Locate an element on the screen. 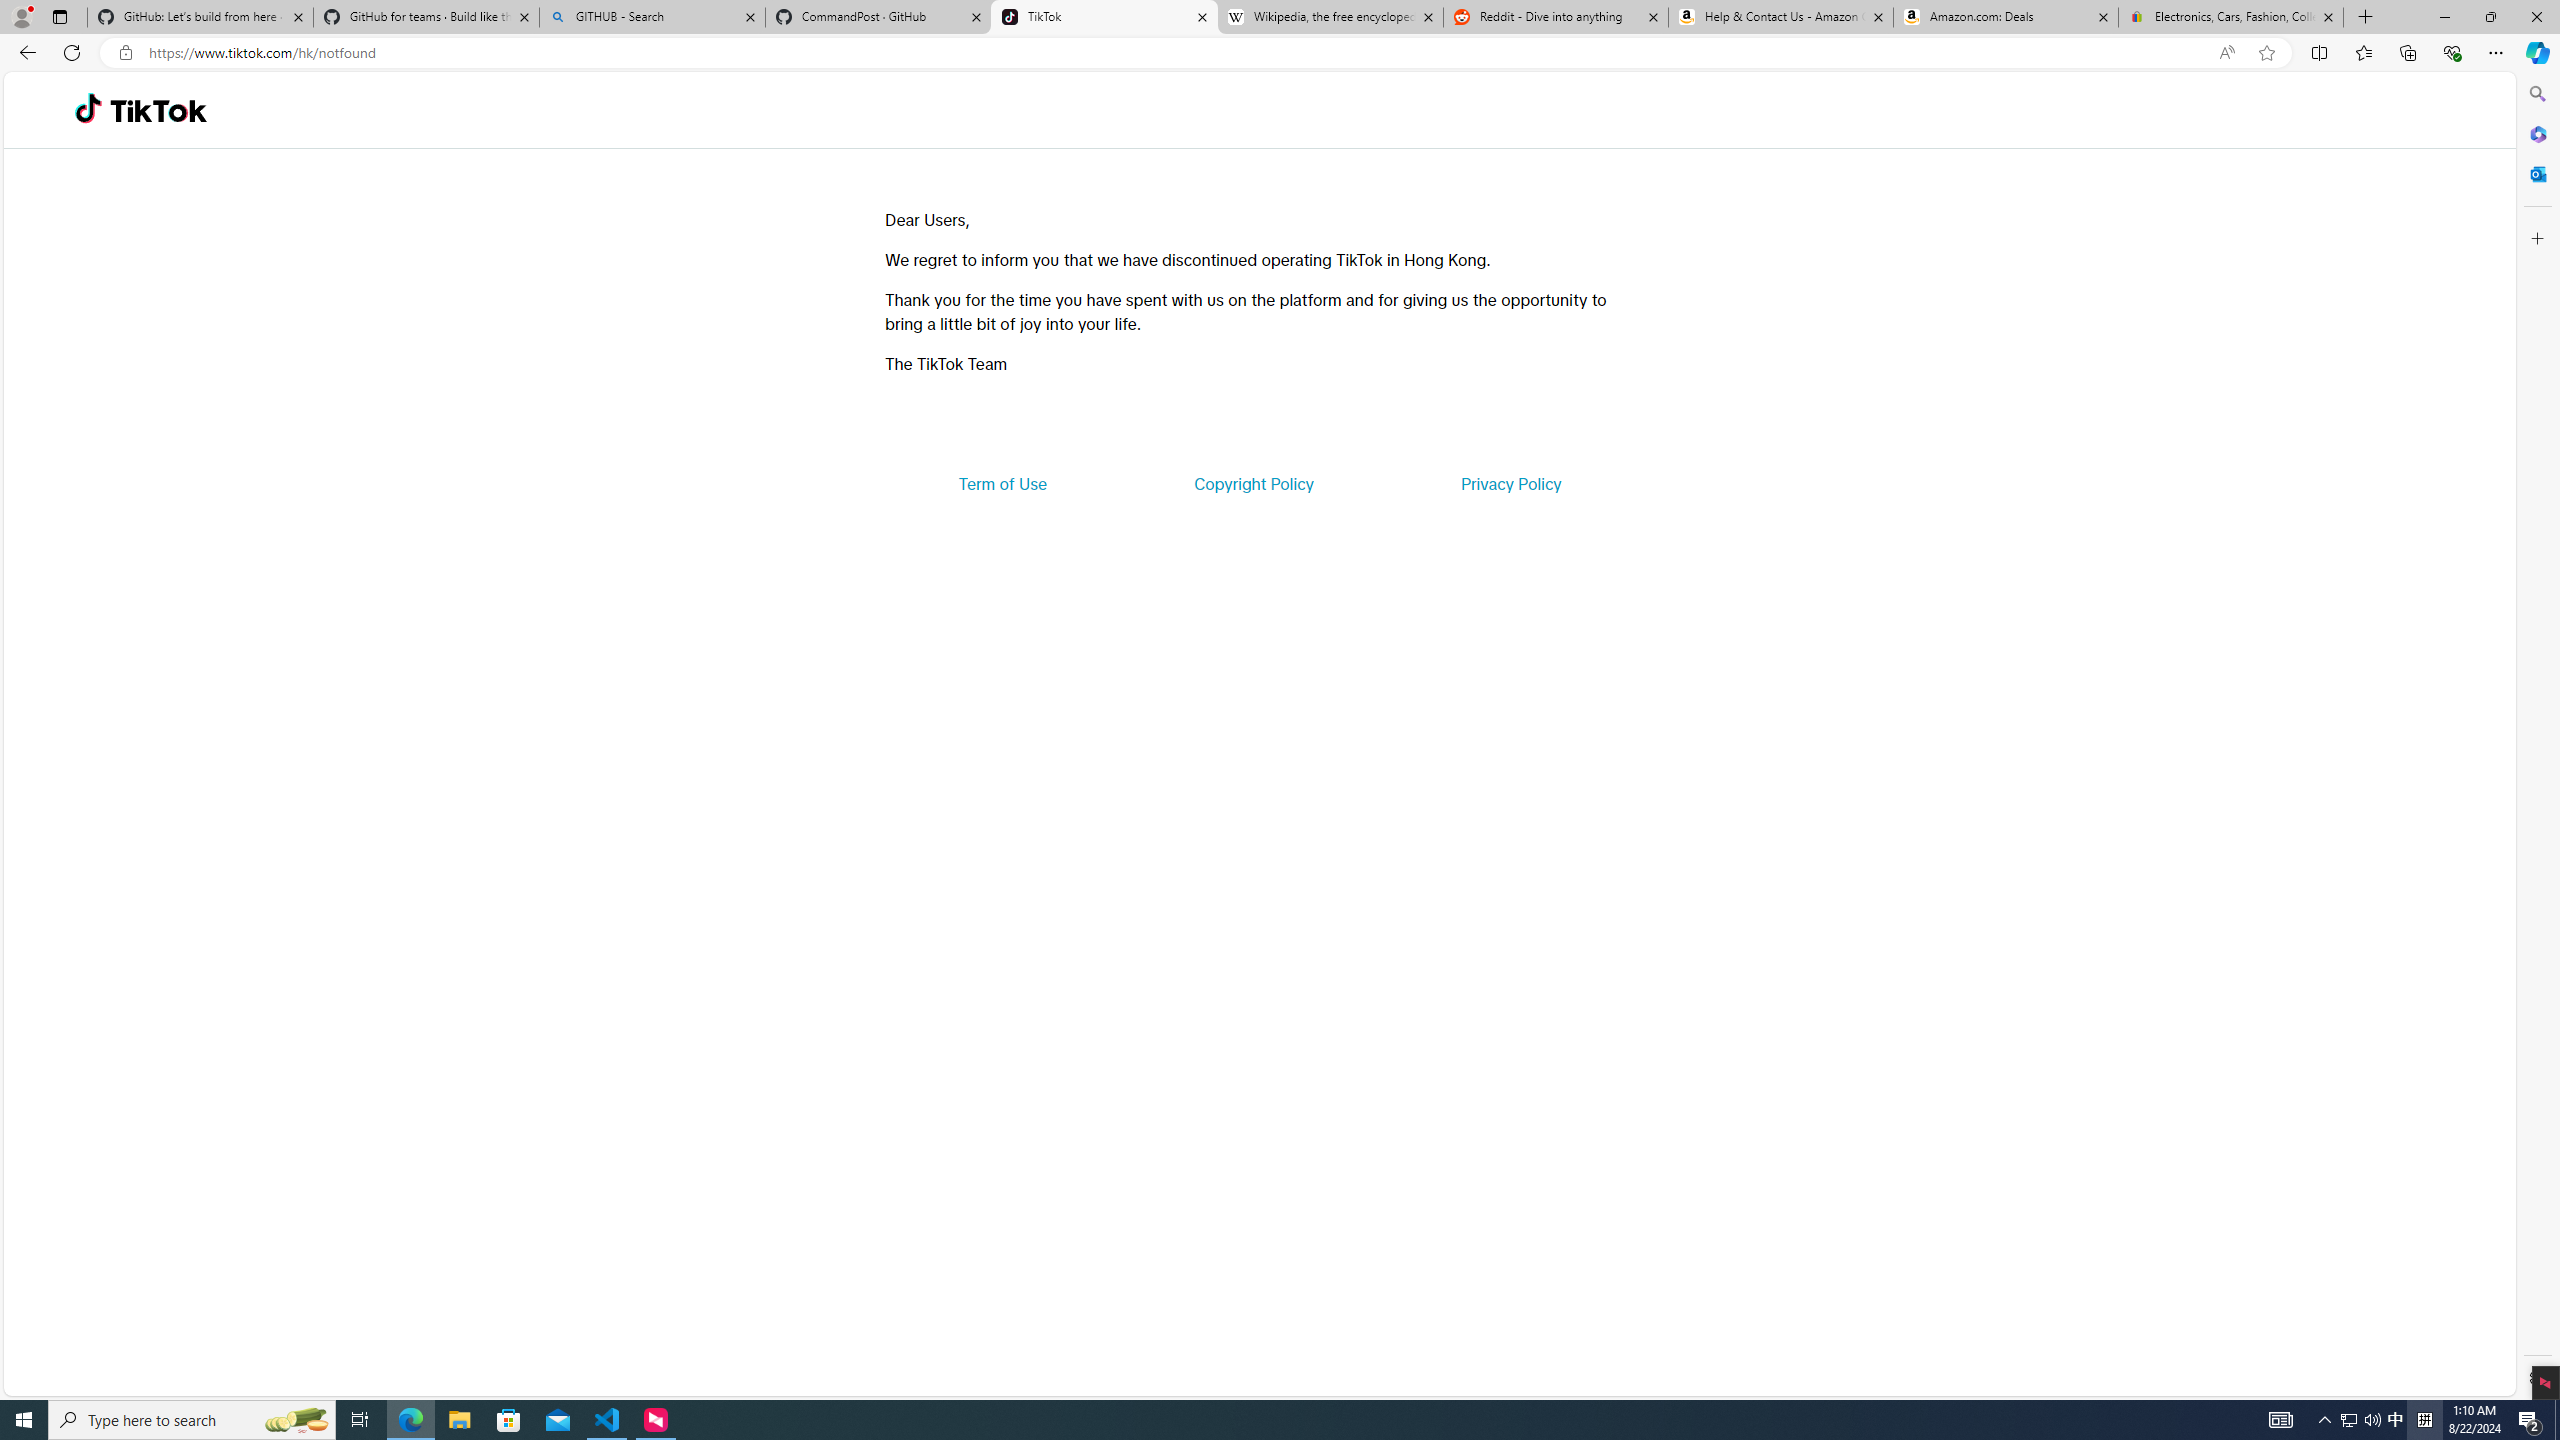  'Privacy Policy' is located at coordinates (1509, 482).